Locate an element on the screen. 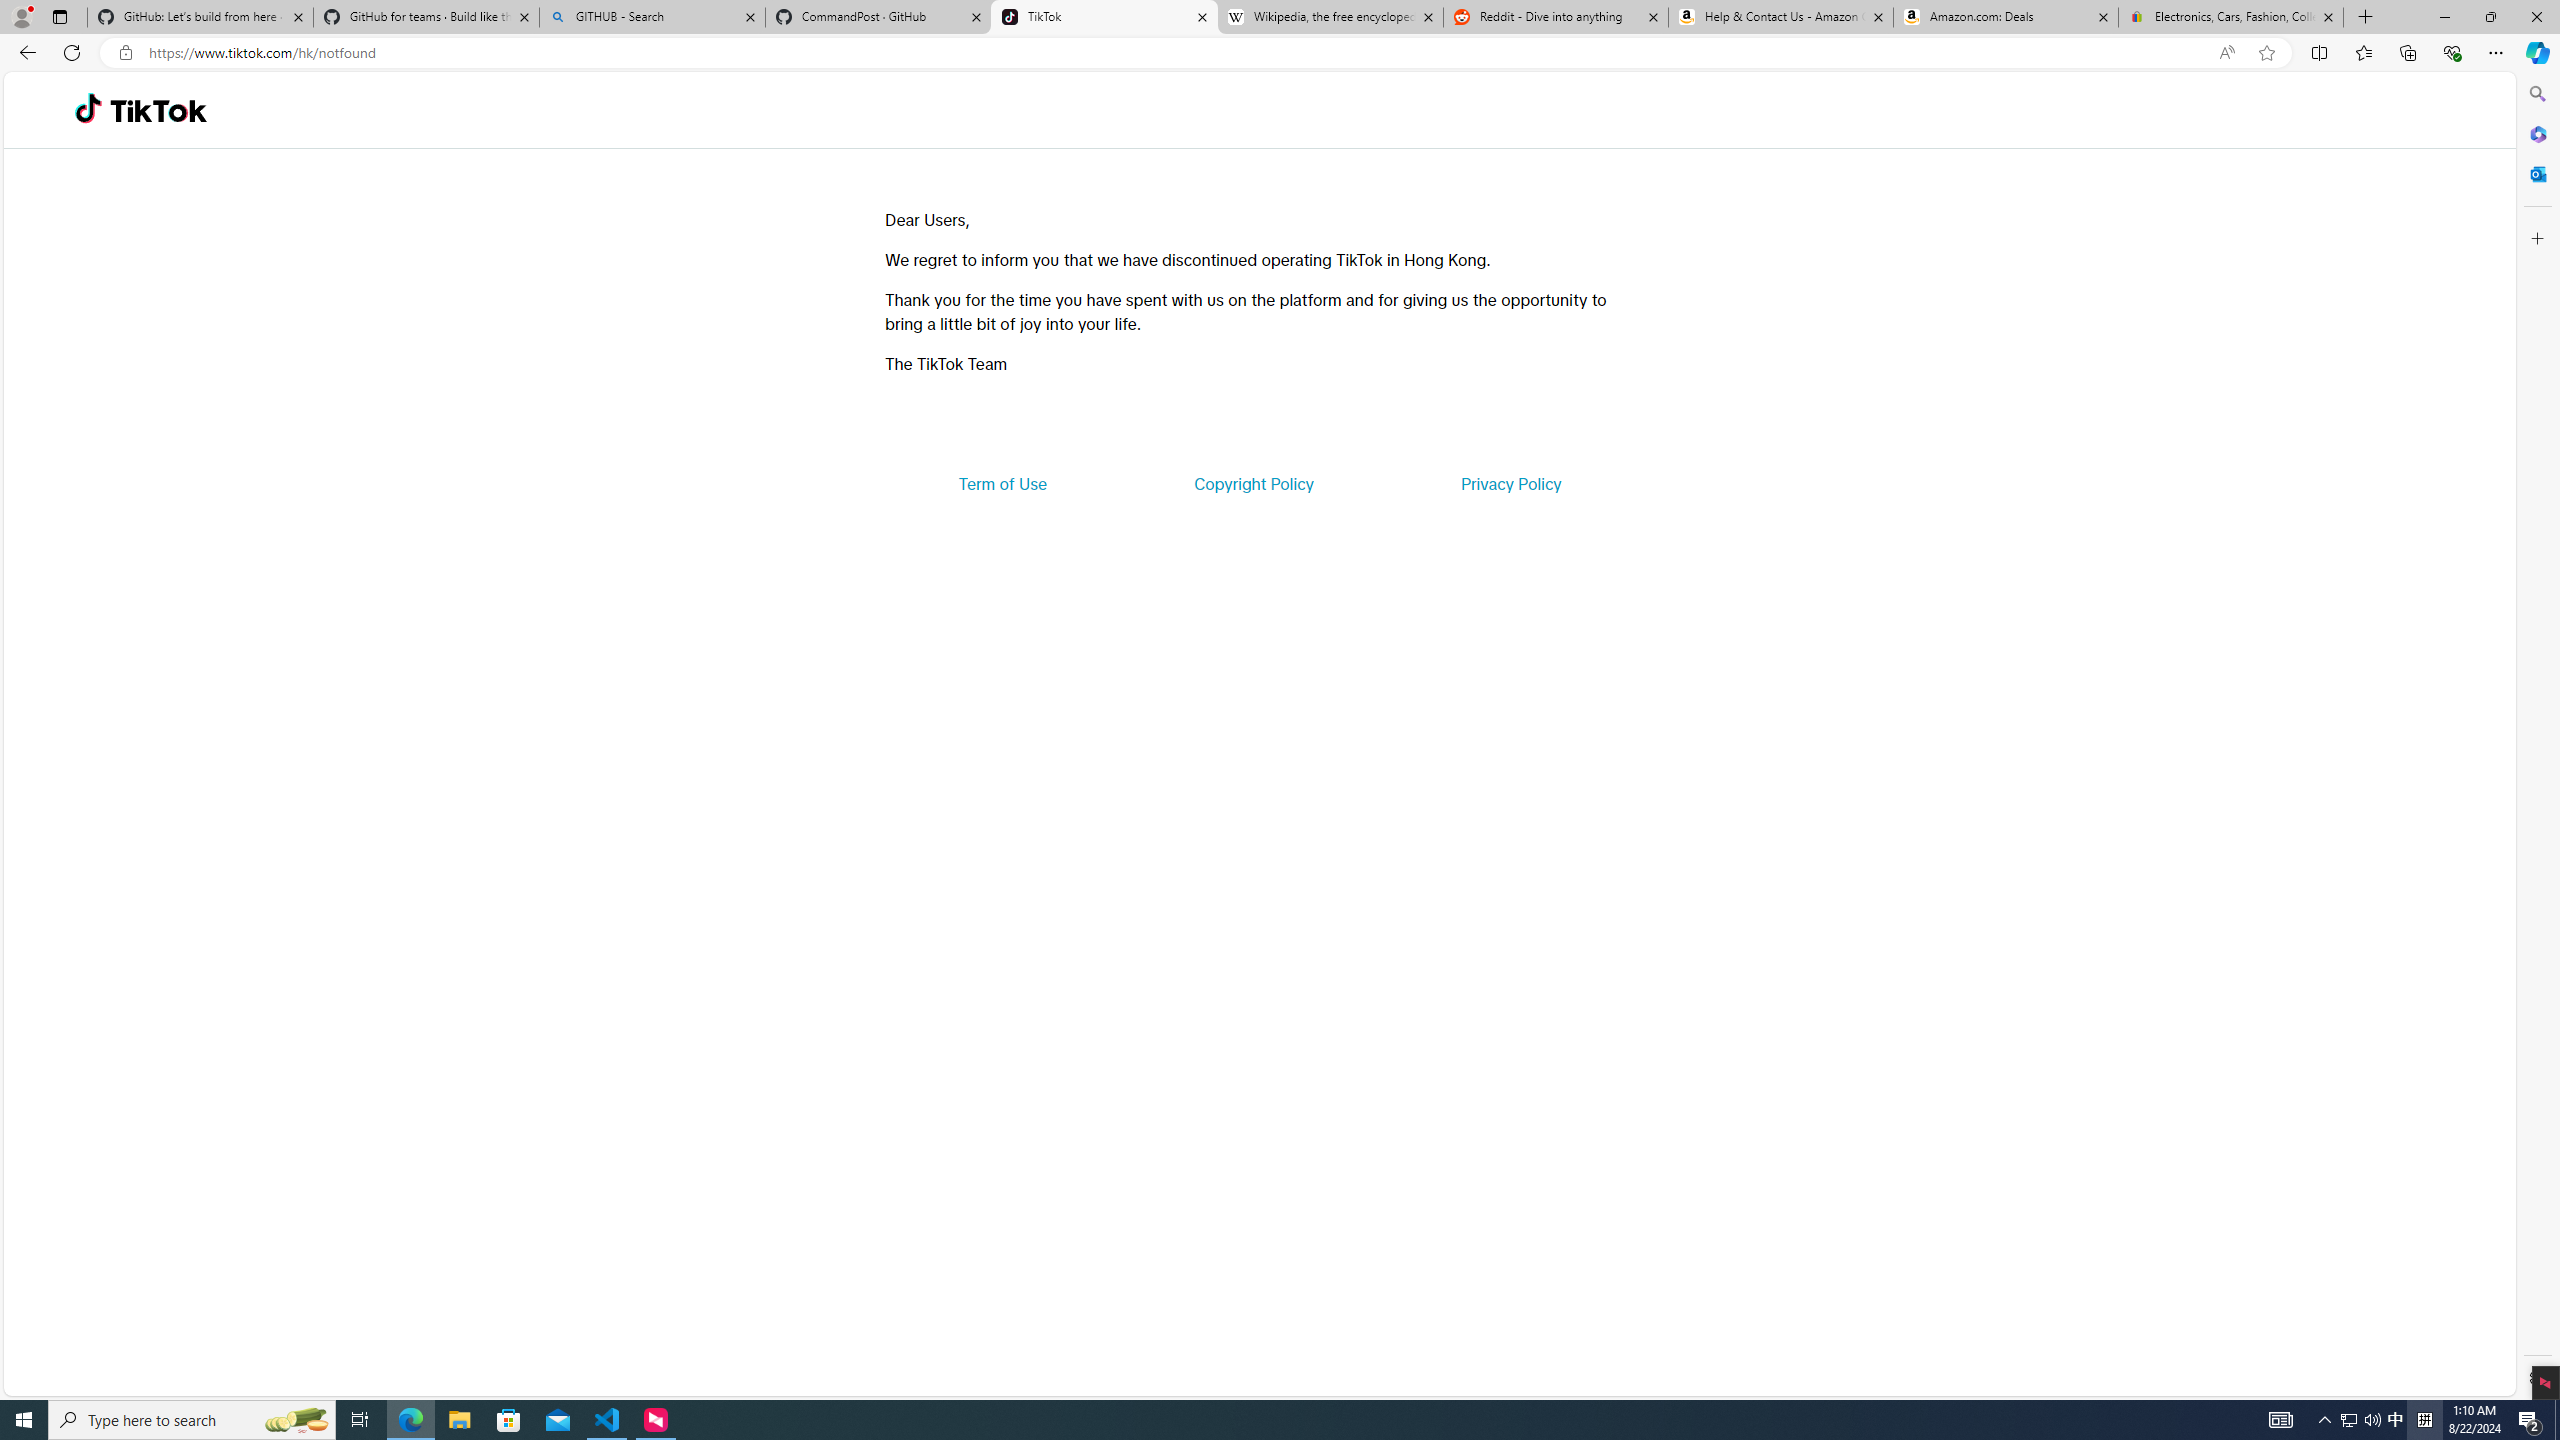  'Privacy Policy' is located at coordinates (1509, 482).